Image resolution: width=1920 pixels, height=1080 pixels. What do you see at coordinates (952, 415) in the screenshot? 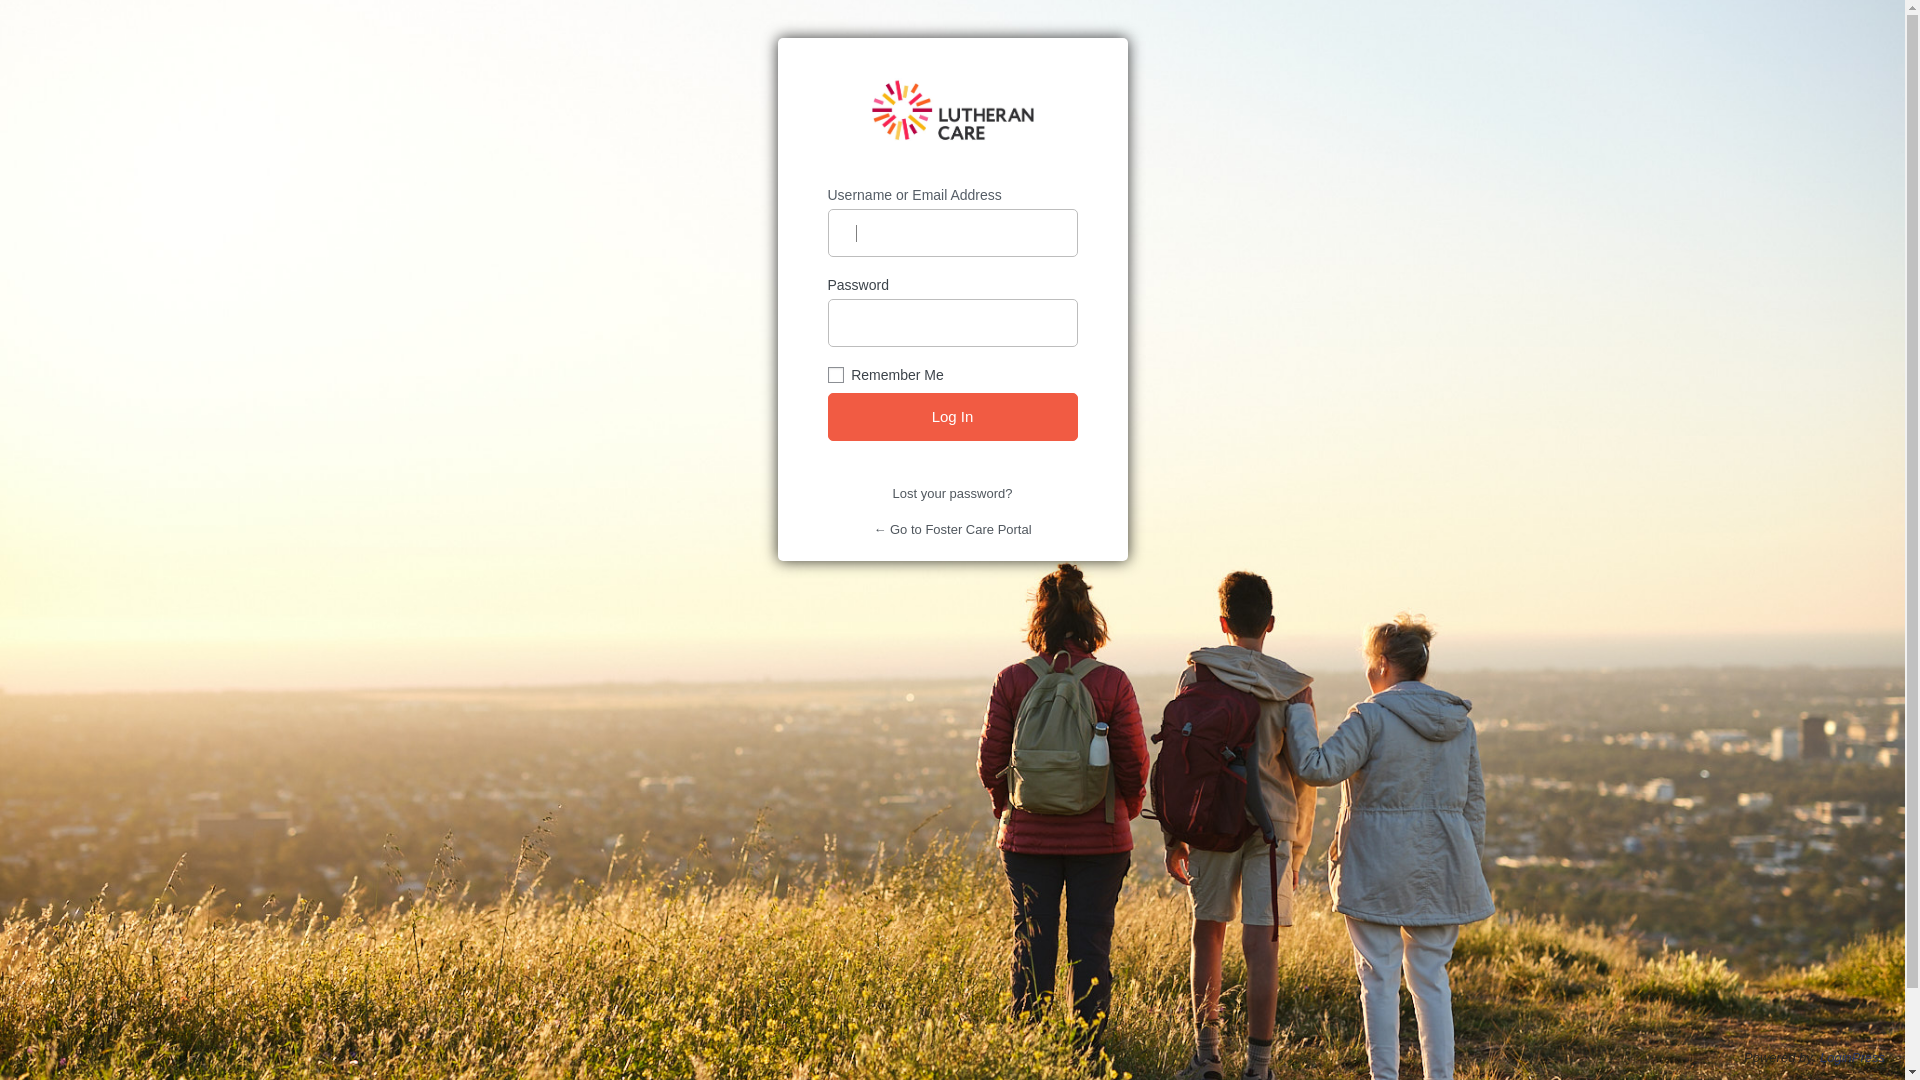
I see `'Log In'` at bounding box center [952, 415].